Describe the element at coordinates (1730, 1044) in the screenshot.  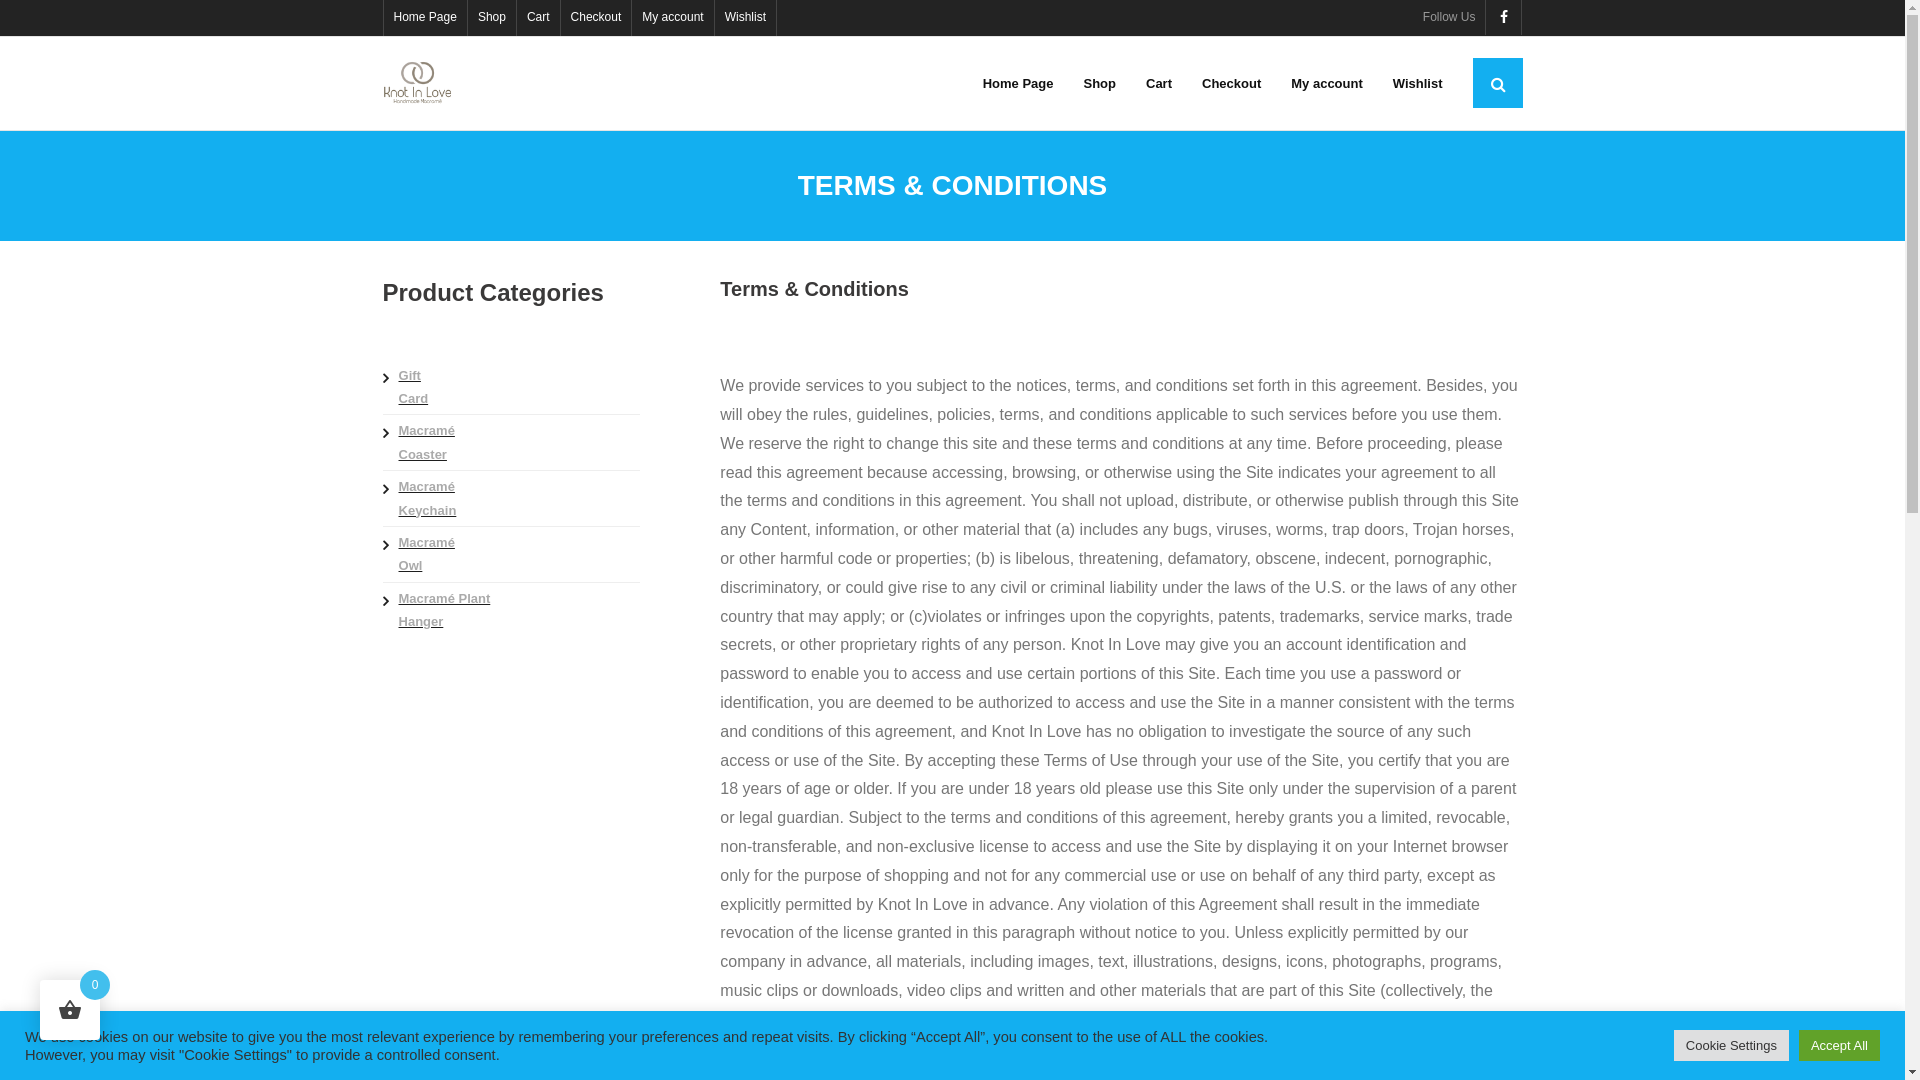
I see `'Cookie Settings'` at that location.